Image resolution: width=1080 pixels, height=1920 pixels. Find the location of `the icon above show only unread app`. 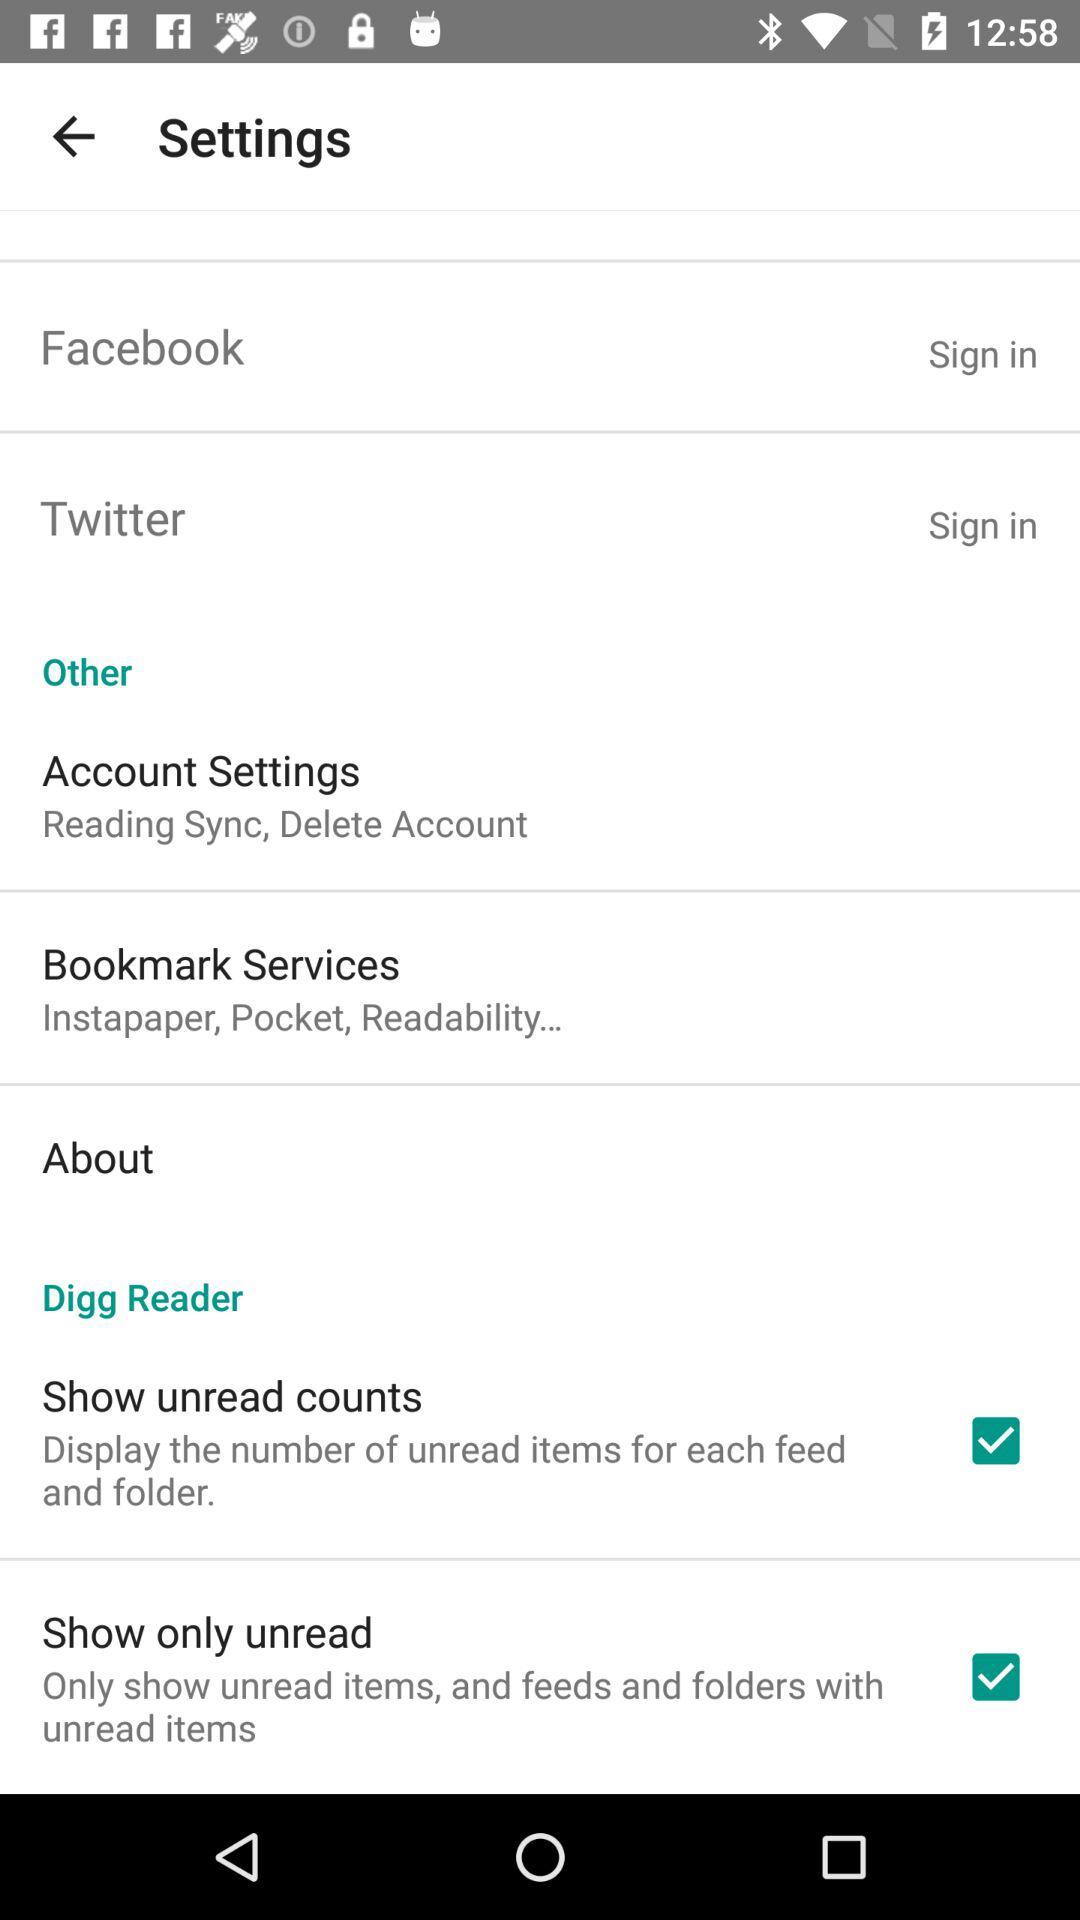

the icon above show only unread app is located at coordinates (477, 1469).